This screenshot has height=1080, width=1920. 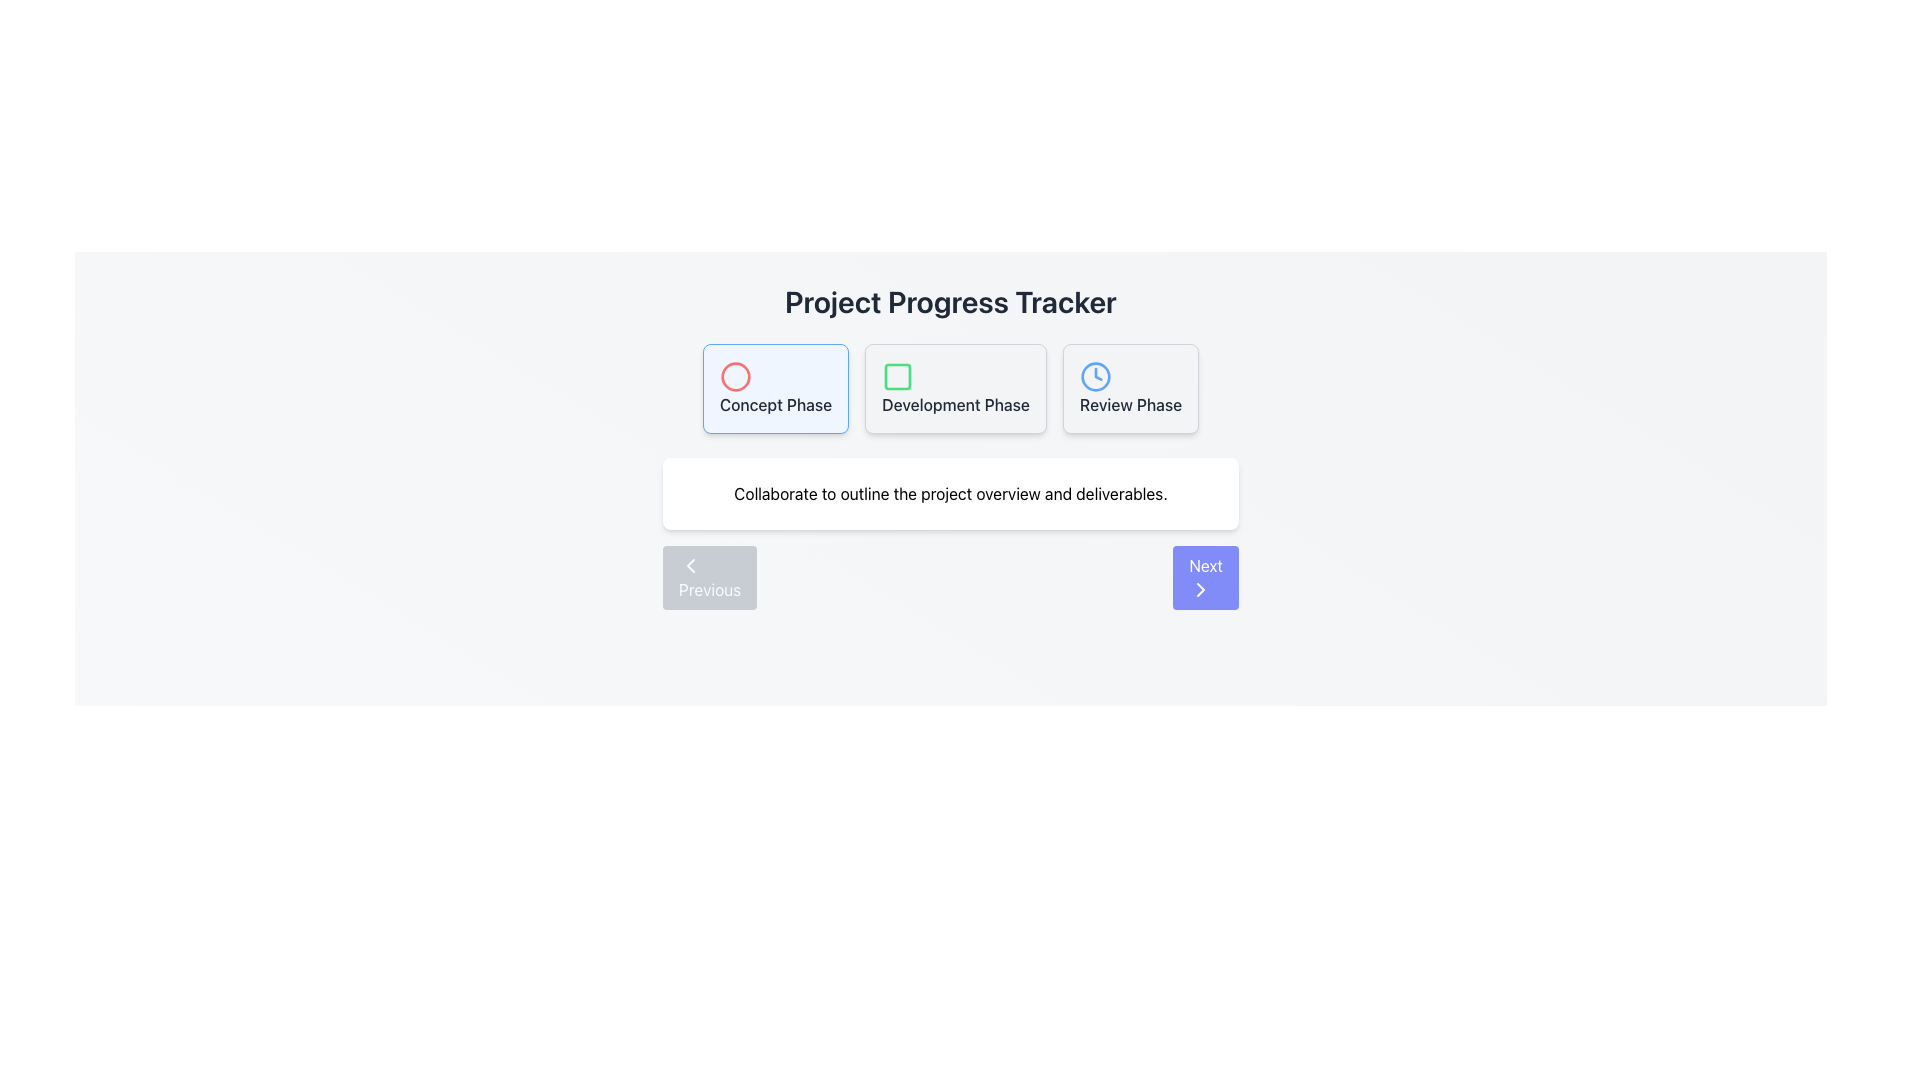 I want to click on the 'Concept Phase' card to highlight or select it, as it represents the current phase in the project tracker, so click(x=775, y=389).